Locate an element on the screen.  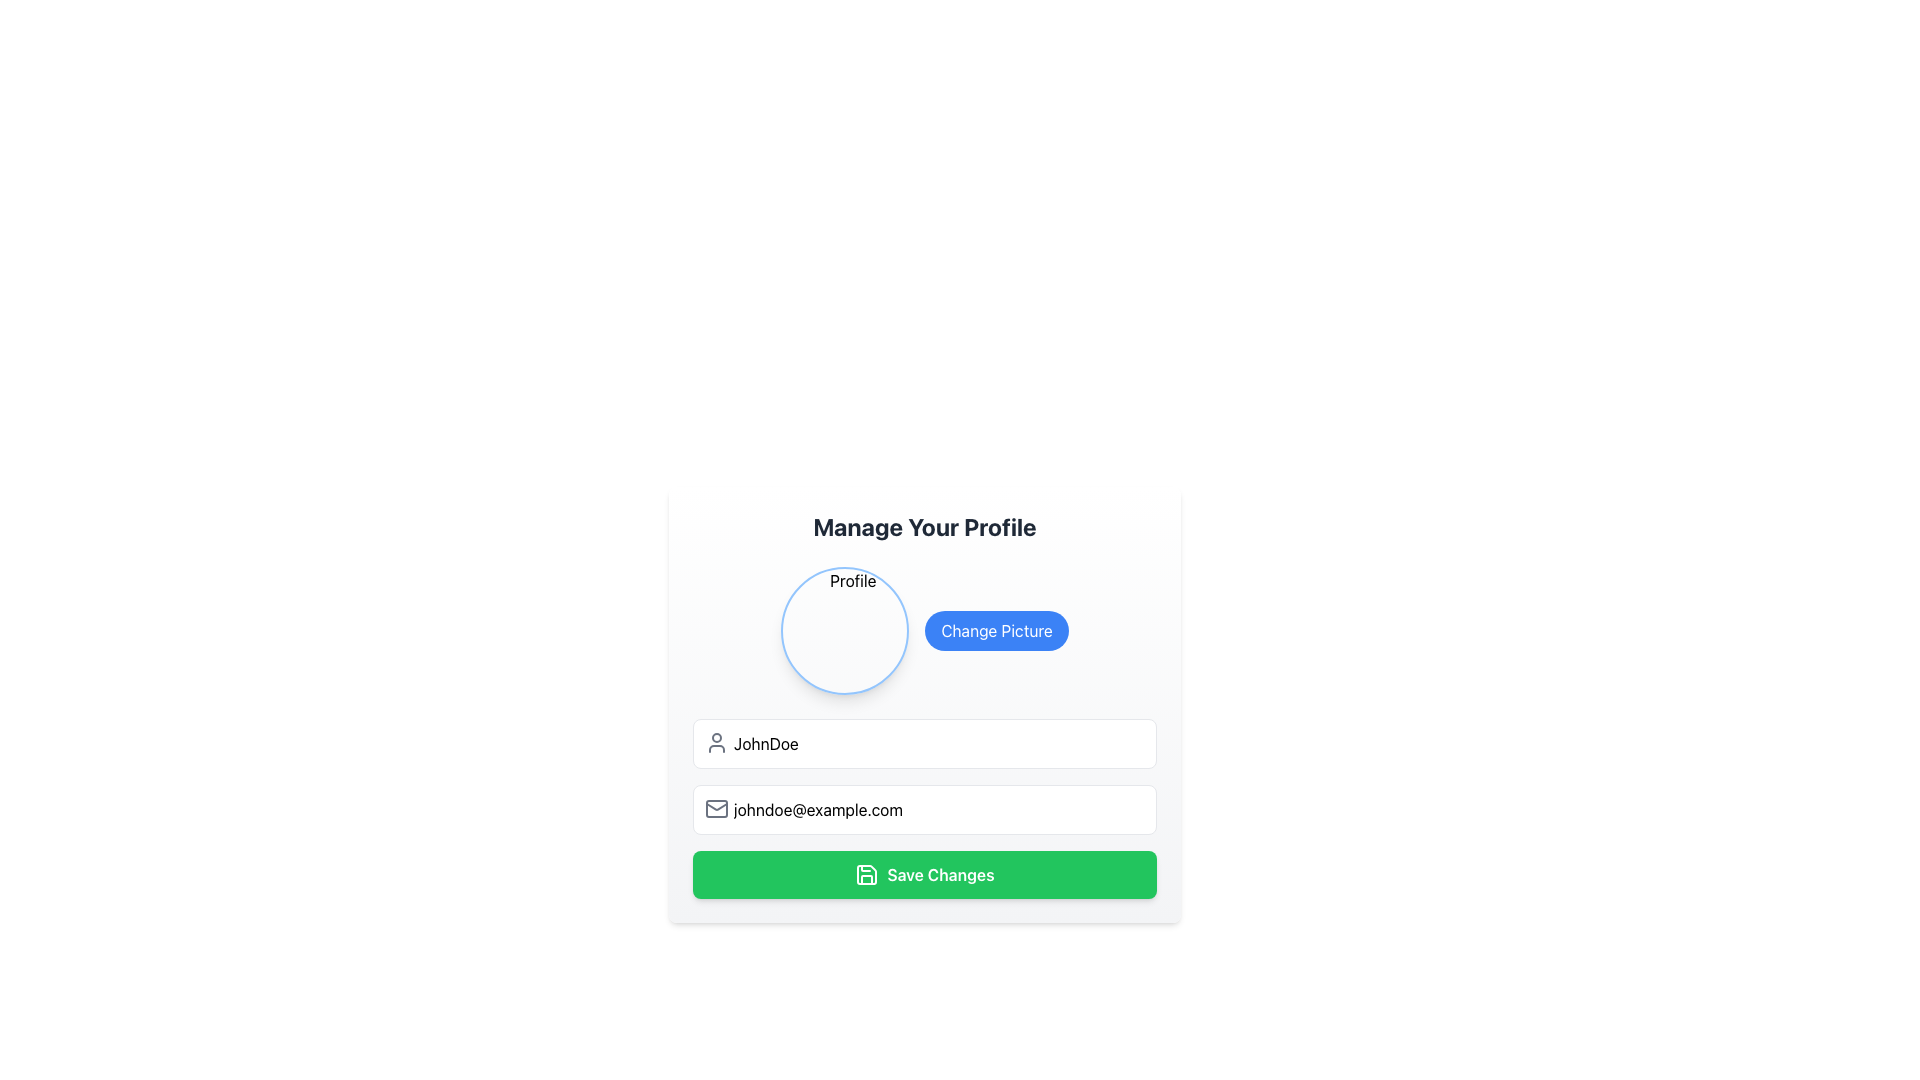
the 'Save Changes' icon located at the leftmost side of the button, adjacent to its label text is located at coordinates (867, 874).